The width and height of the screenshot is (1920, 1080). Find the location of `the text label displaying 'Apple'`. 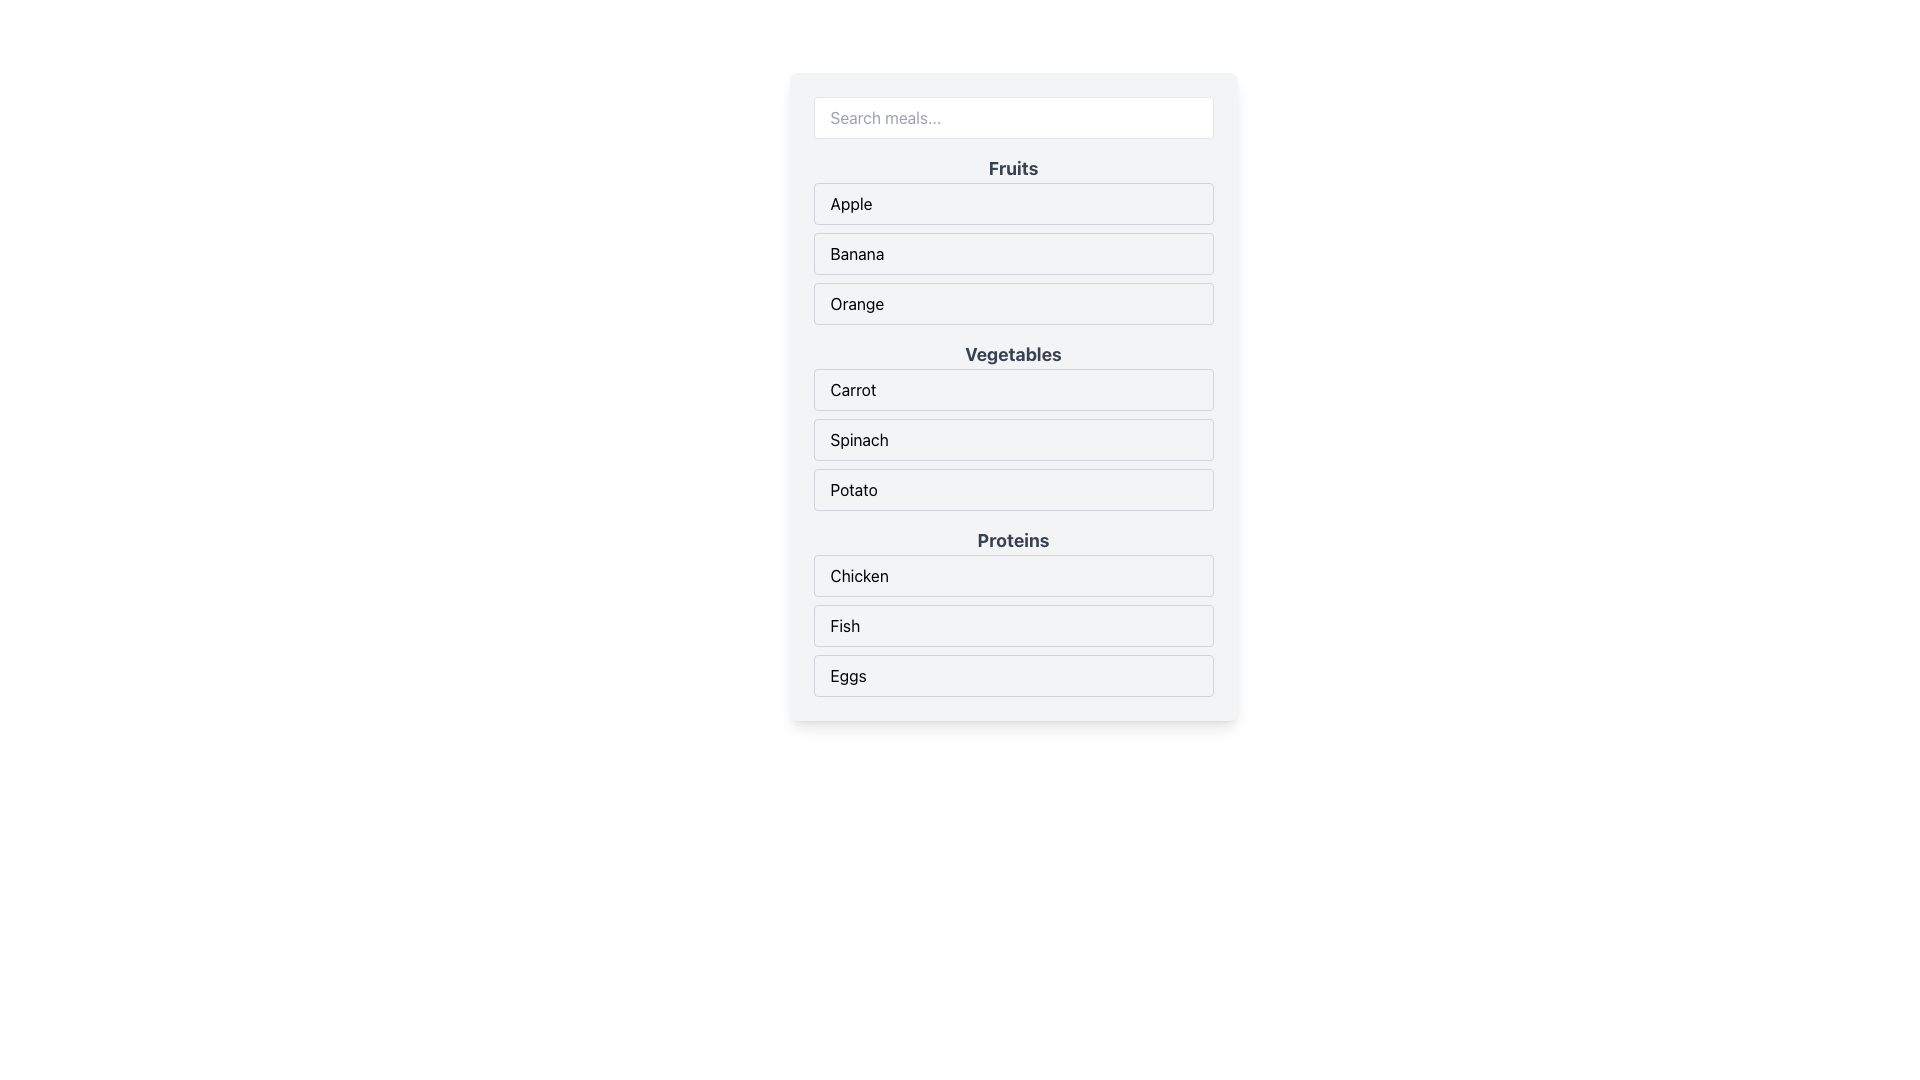

the text label displaying 'Apple' is located at coordinates (851, 204).